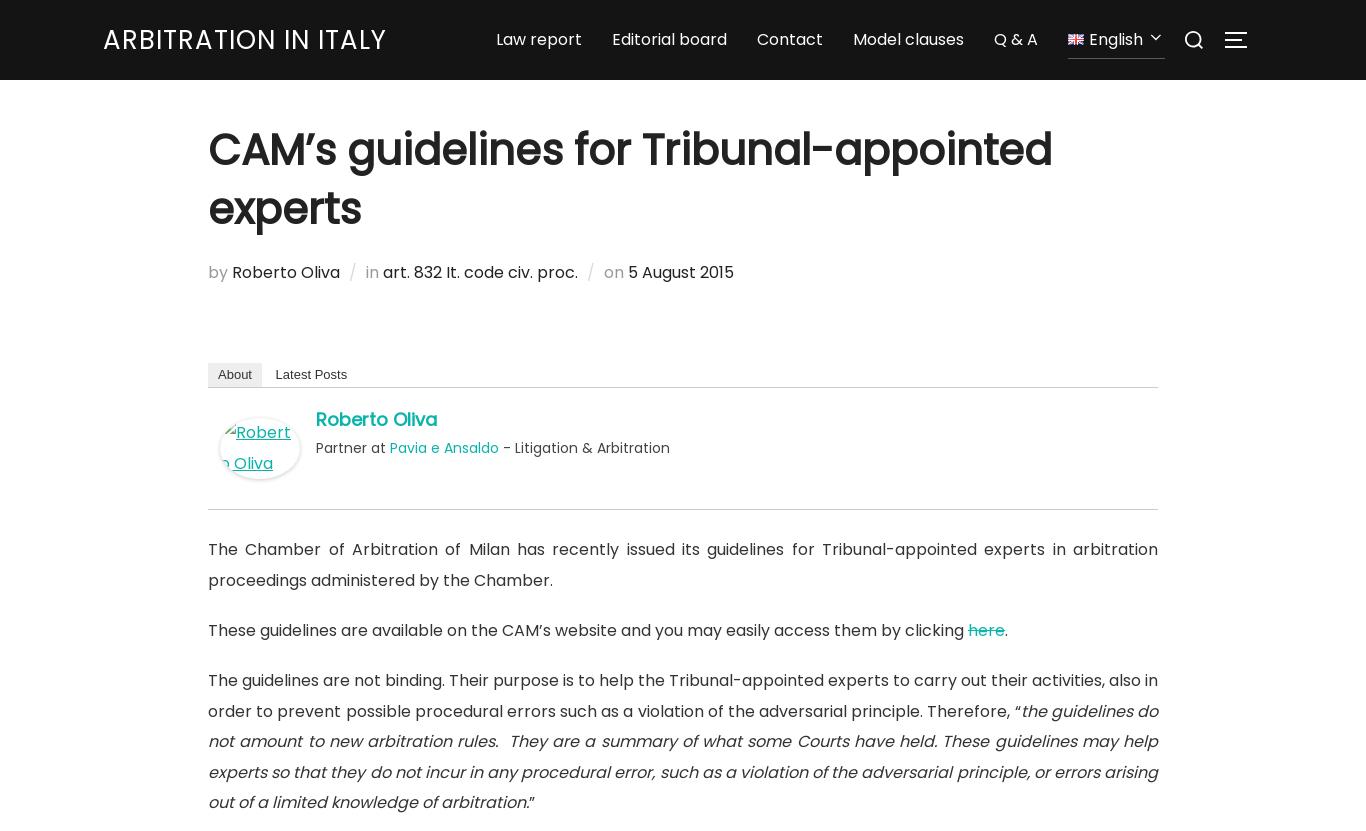  I want to click on 'Model clauses', so click(907, 42).